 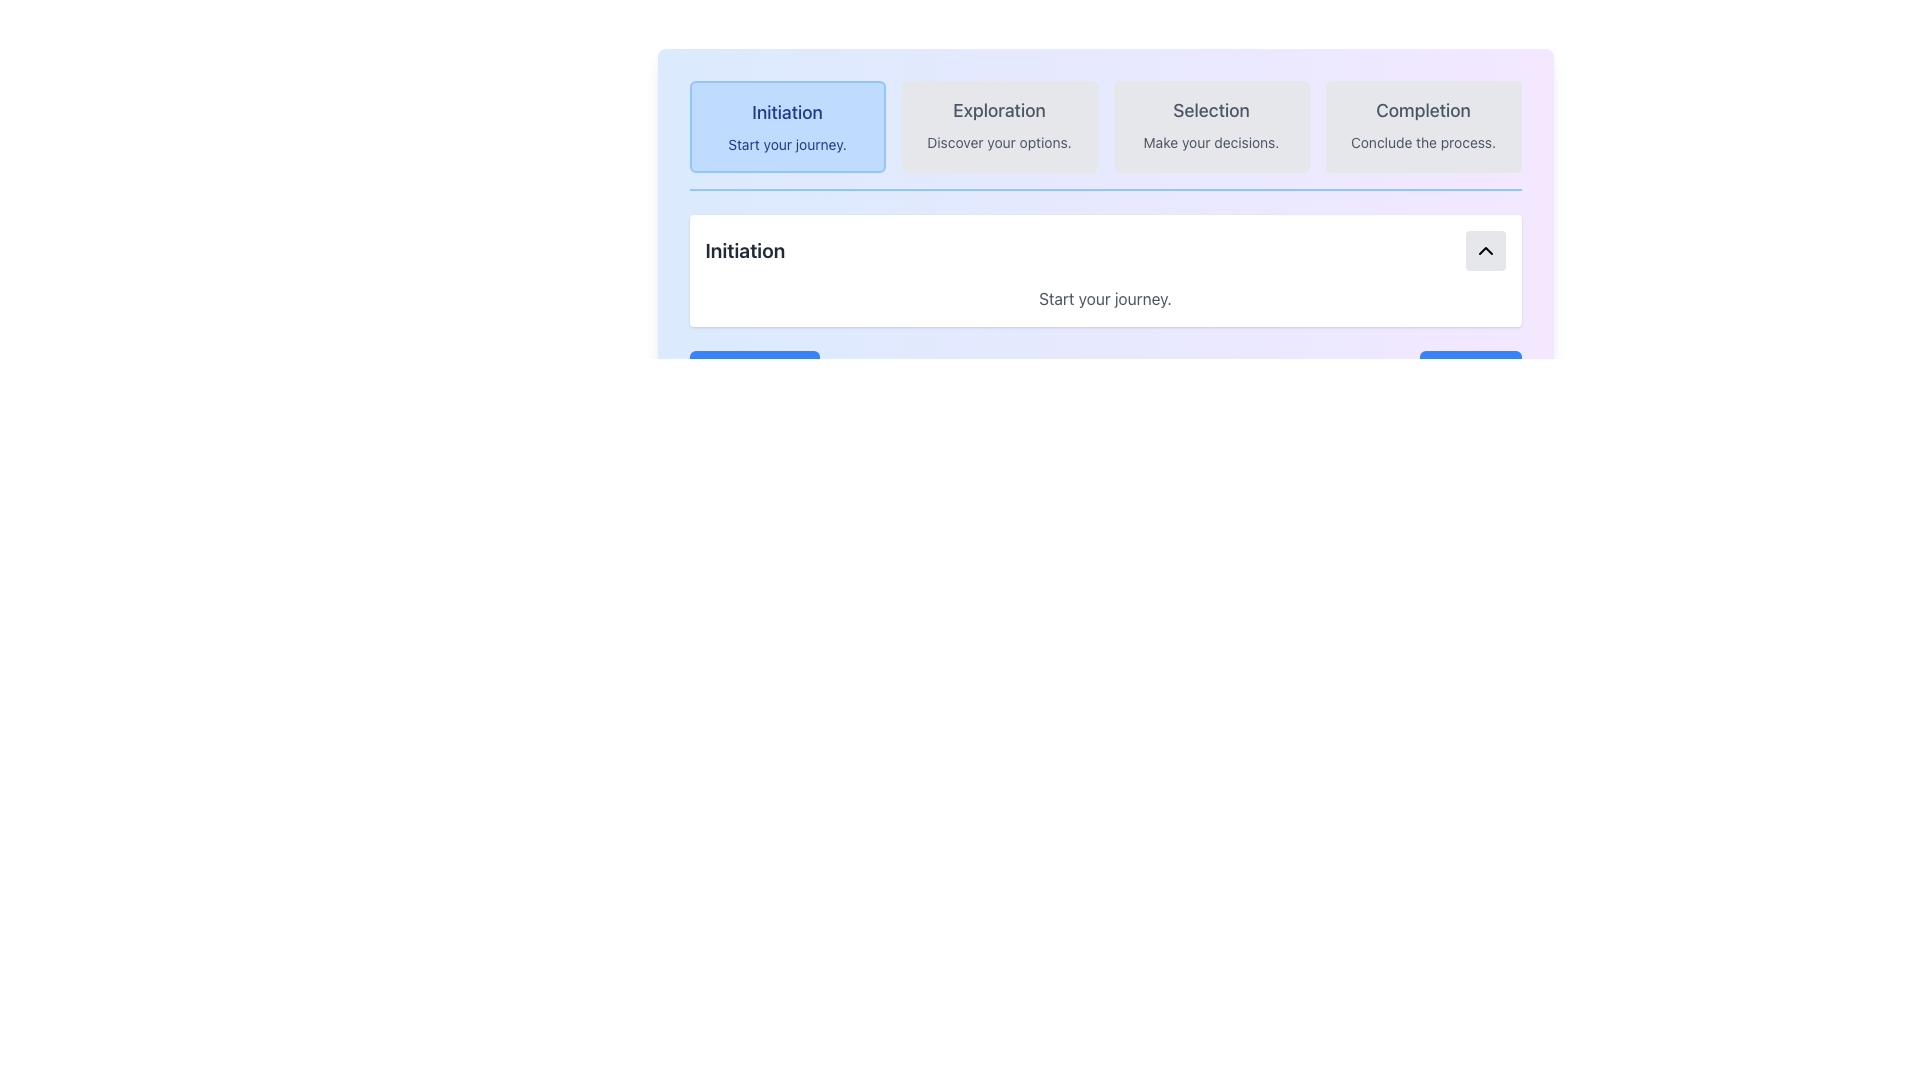 I want to click on text content of the label 'Initiation' which is displayed in blue color within a larger rounded button-like component, so click(x=786, y=112).